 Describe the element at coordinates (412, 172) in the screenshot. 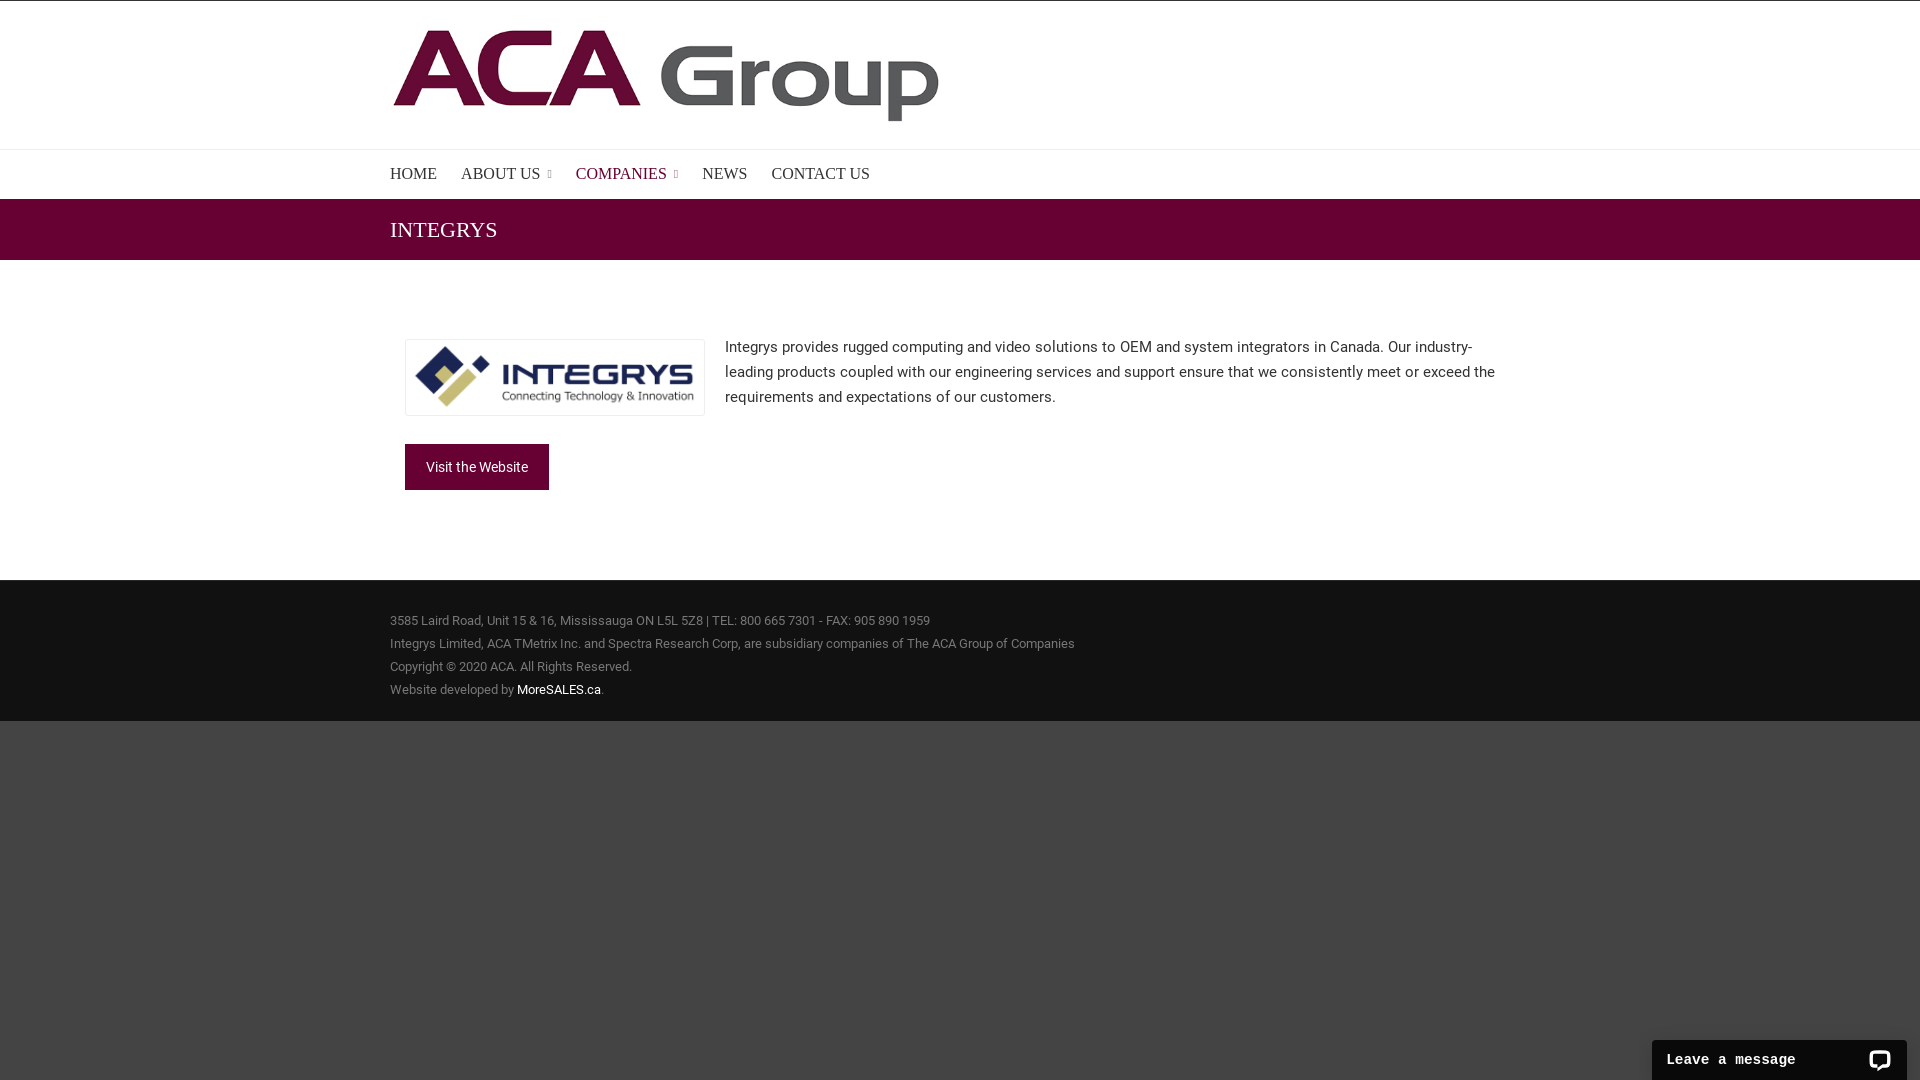

I see `'HOME'` at that location.